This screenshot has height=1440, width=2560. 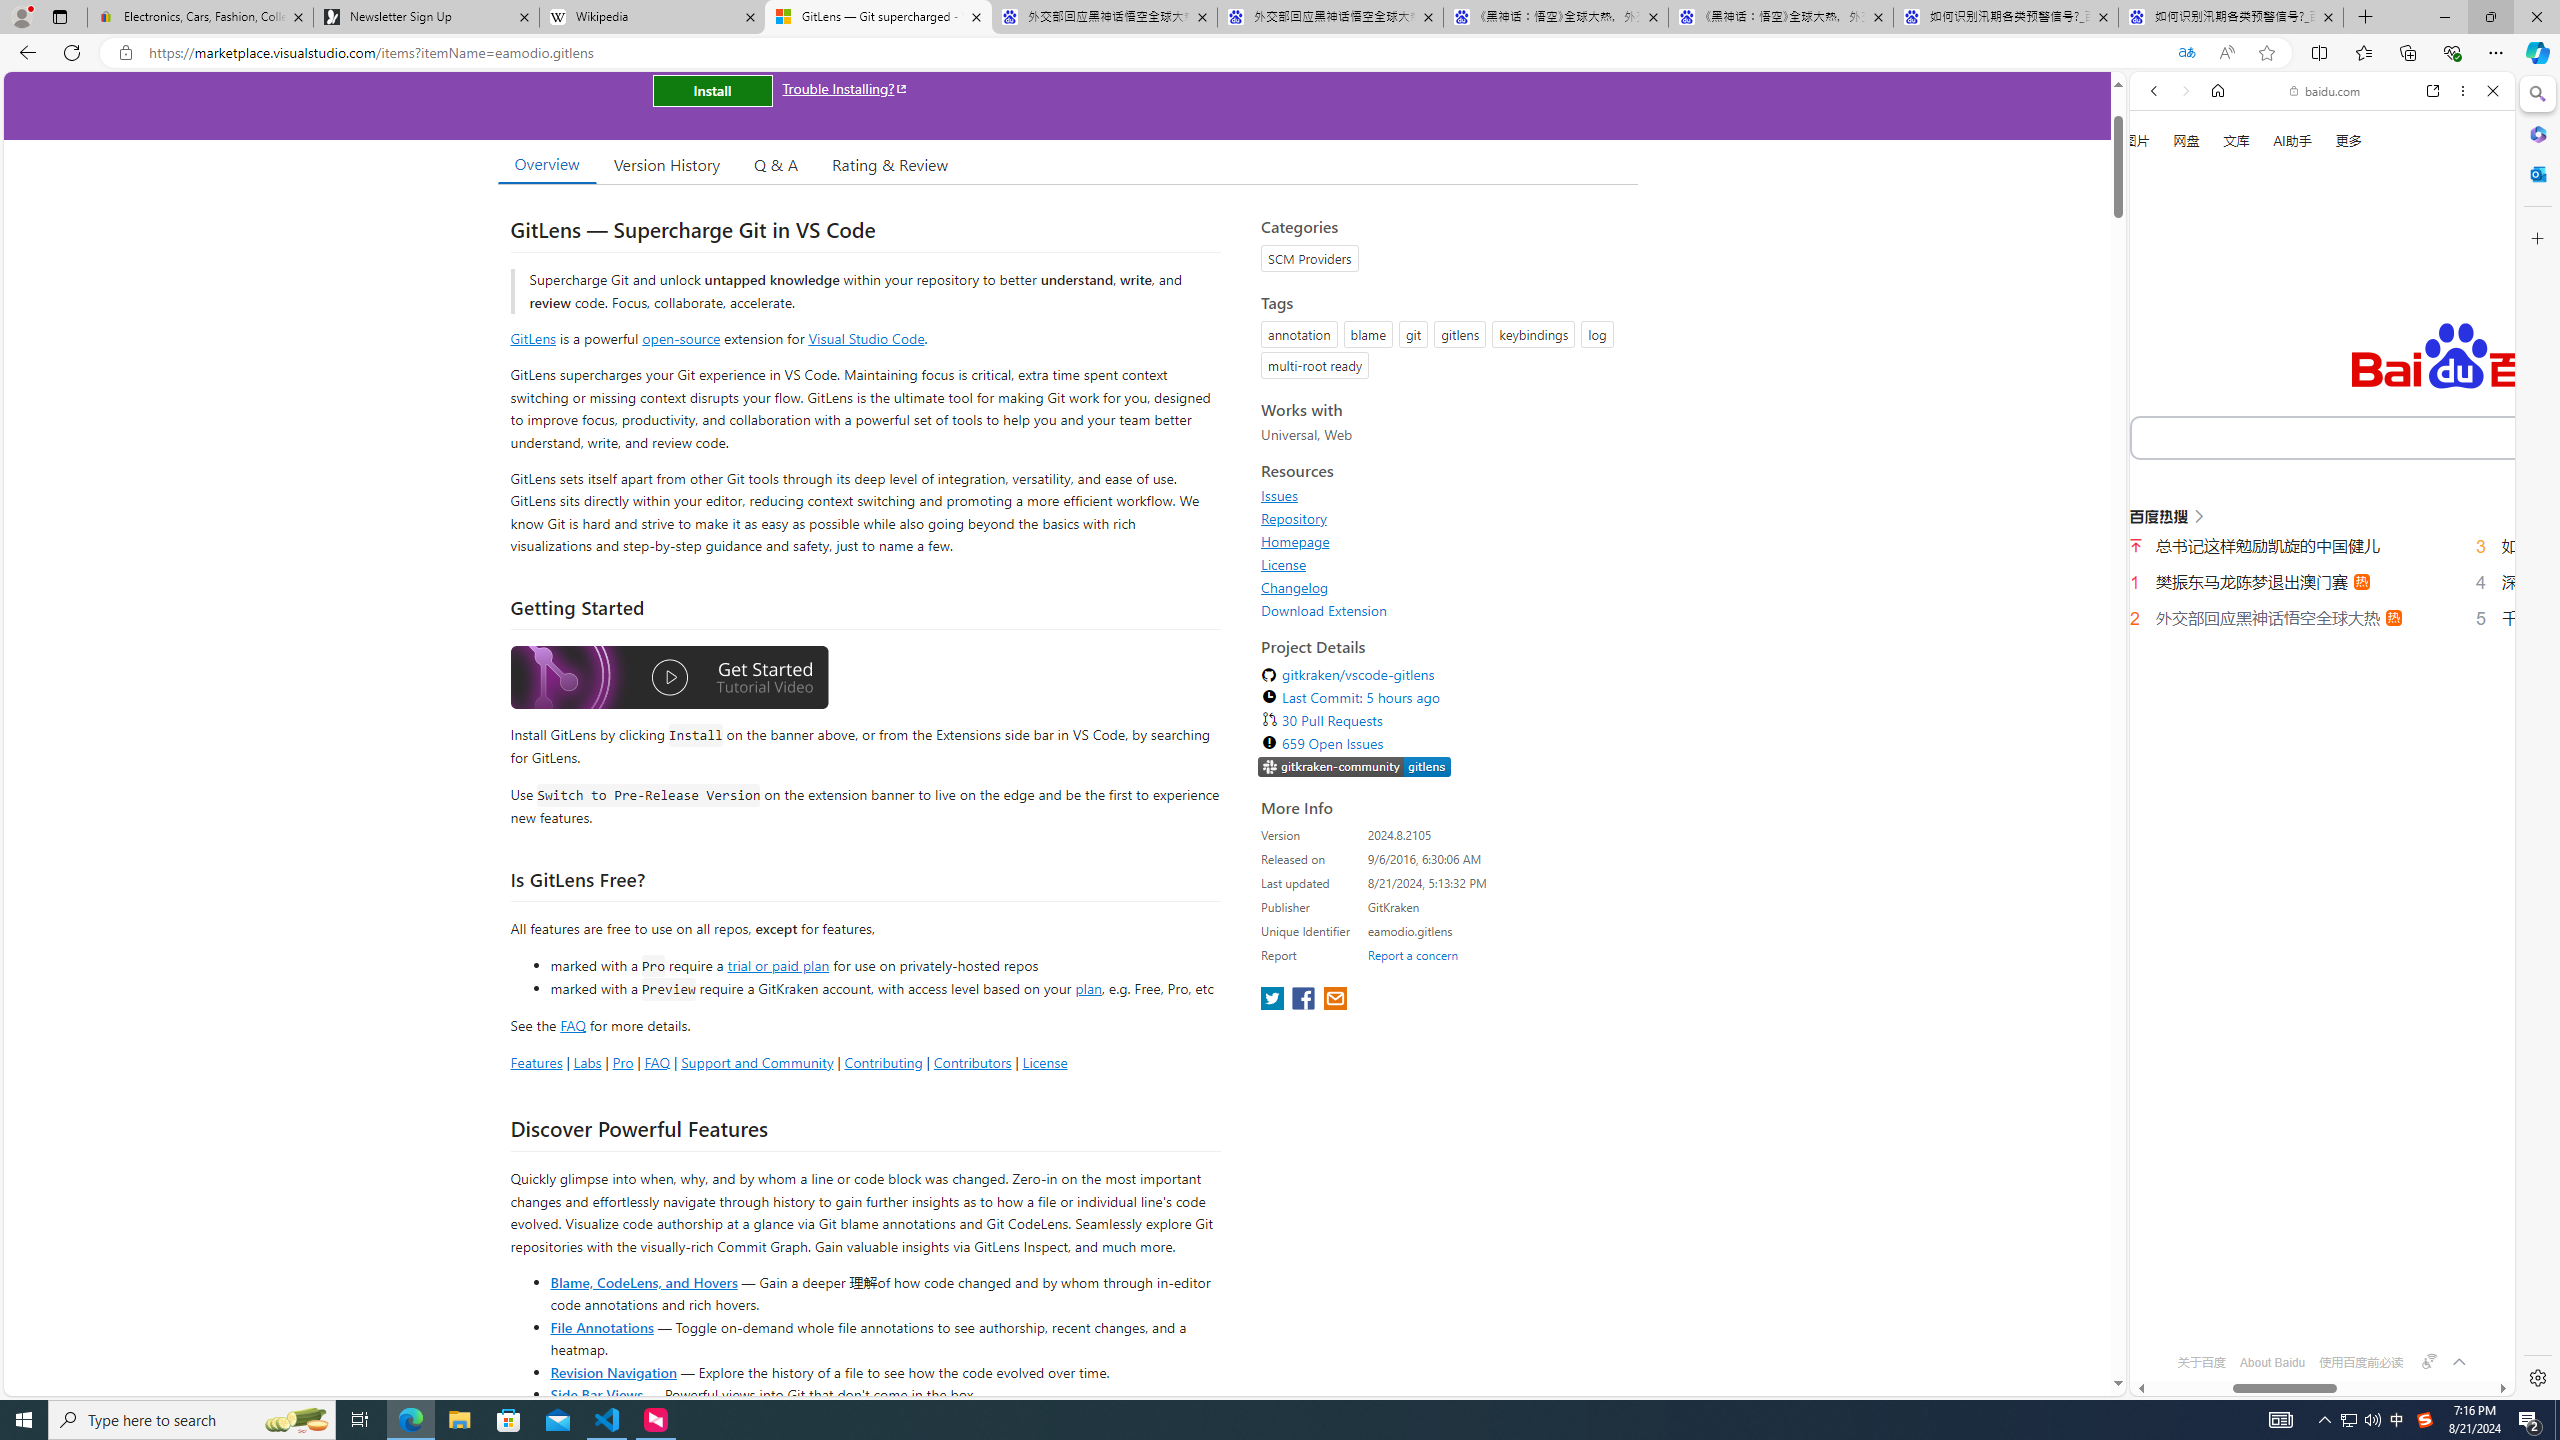 I want to click on 'Report a concern', so click(x=1413, y=954).